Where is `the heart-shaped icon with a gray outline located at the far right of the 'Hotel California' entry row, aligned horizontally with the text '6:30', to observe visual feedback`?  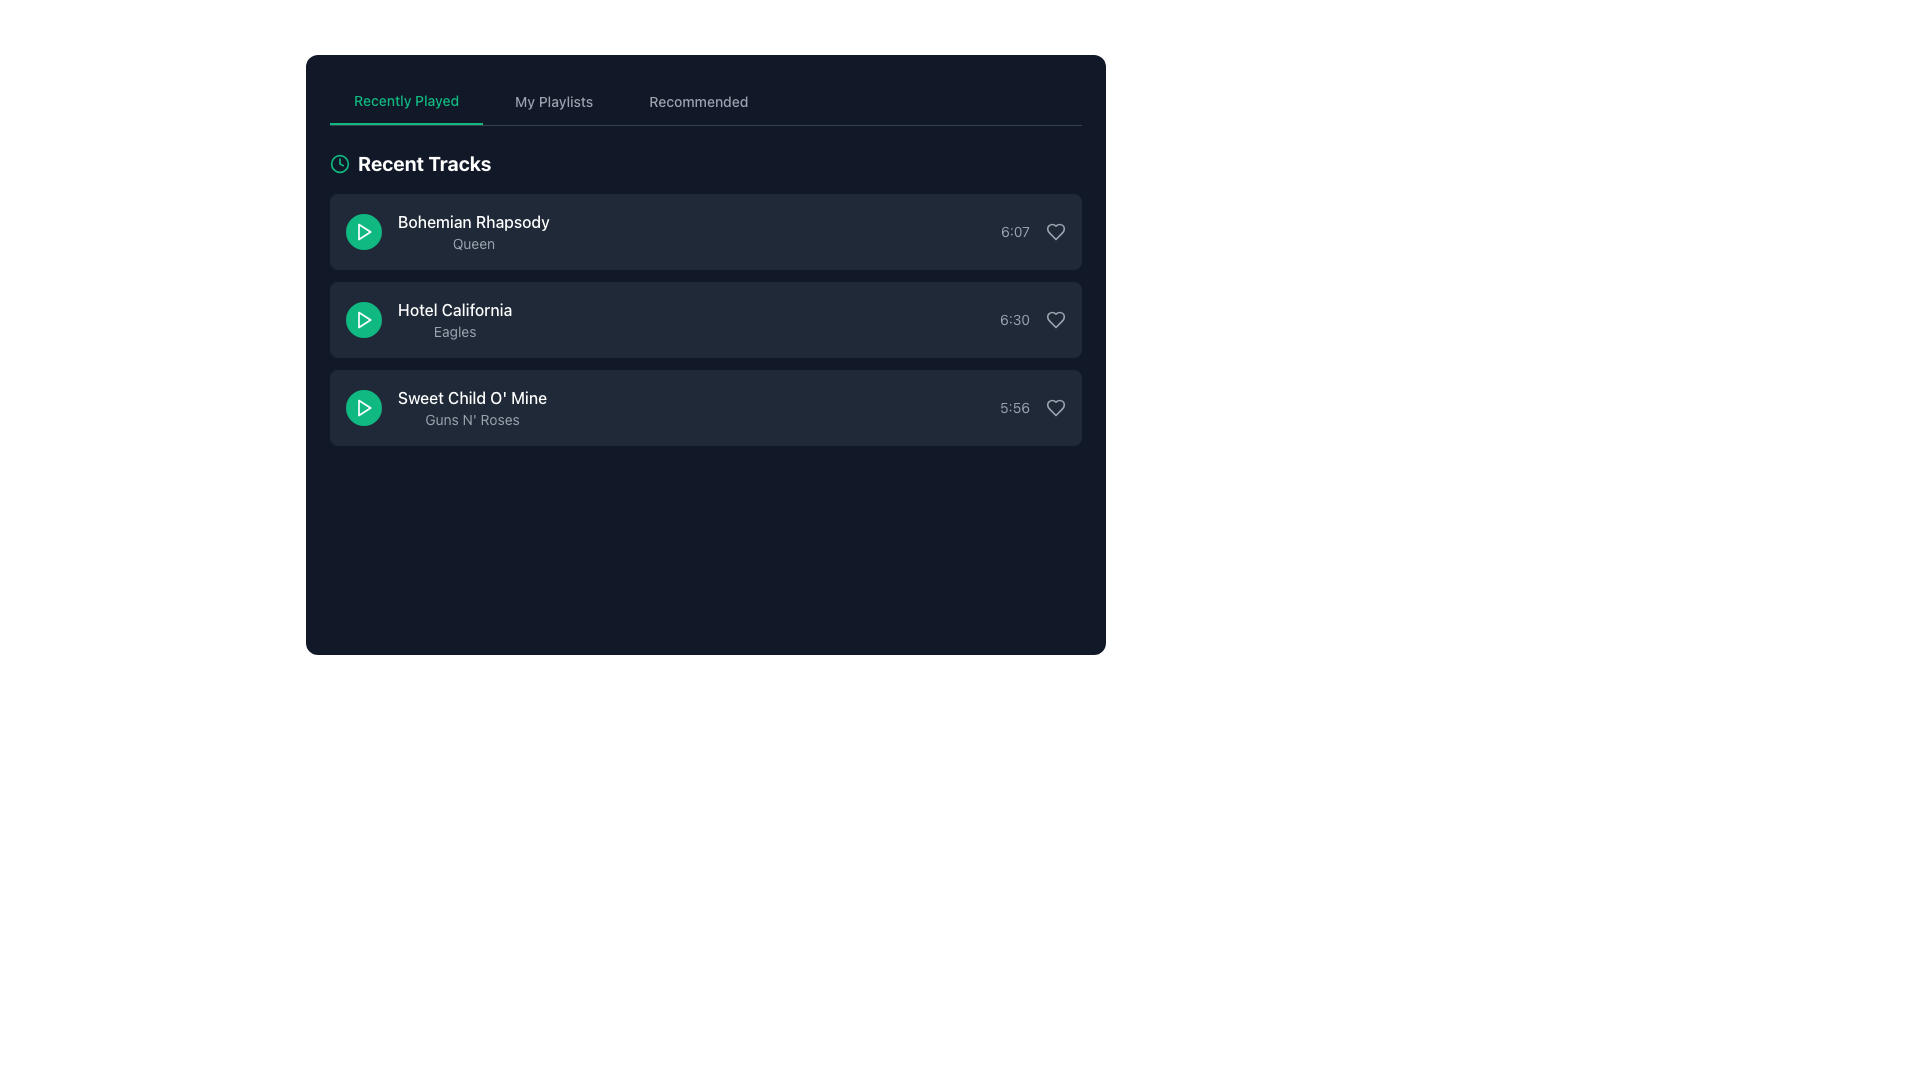
the heart-shaped icon with a gray outline located at the far right of the 'Hotel California' entry row, aligned horizontally with the text '6:30', to observe visual feedback is located at coordinates (1055, 319).